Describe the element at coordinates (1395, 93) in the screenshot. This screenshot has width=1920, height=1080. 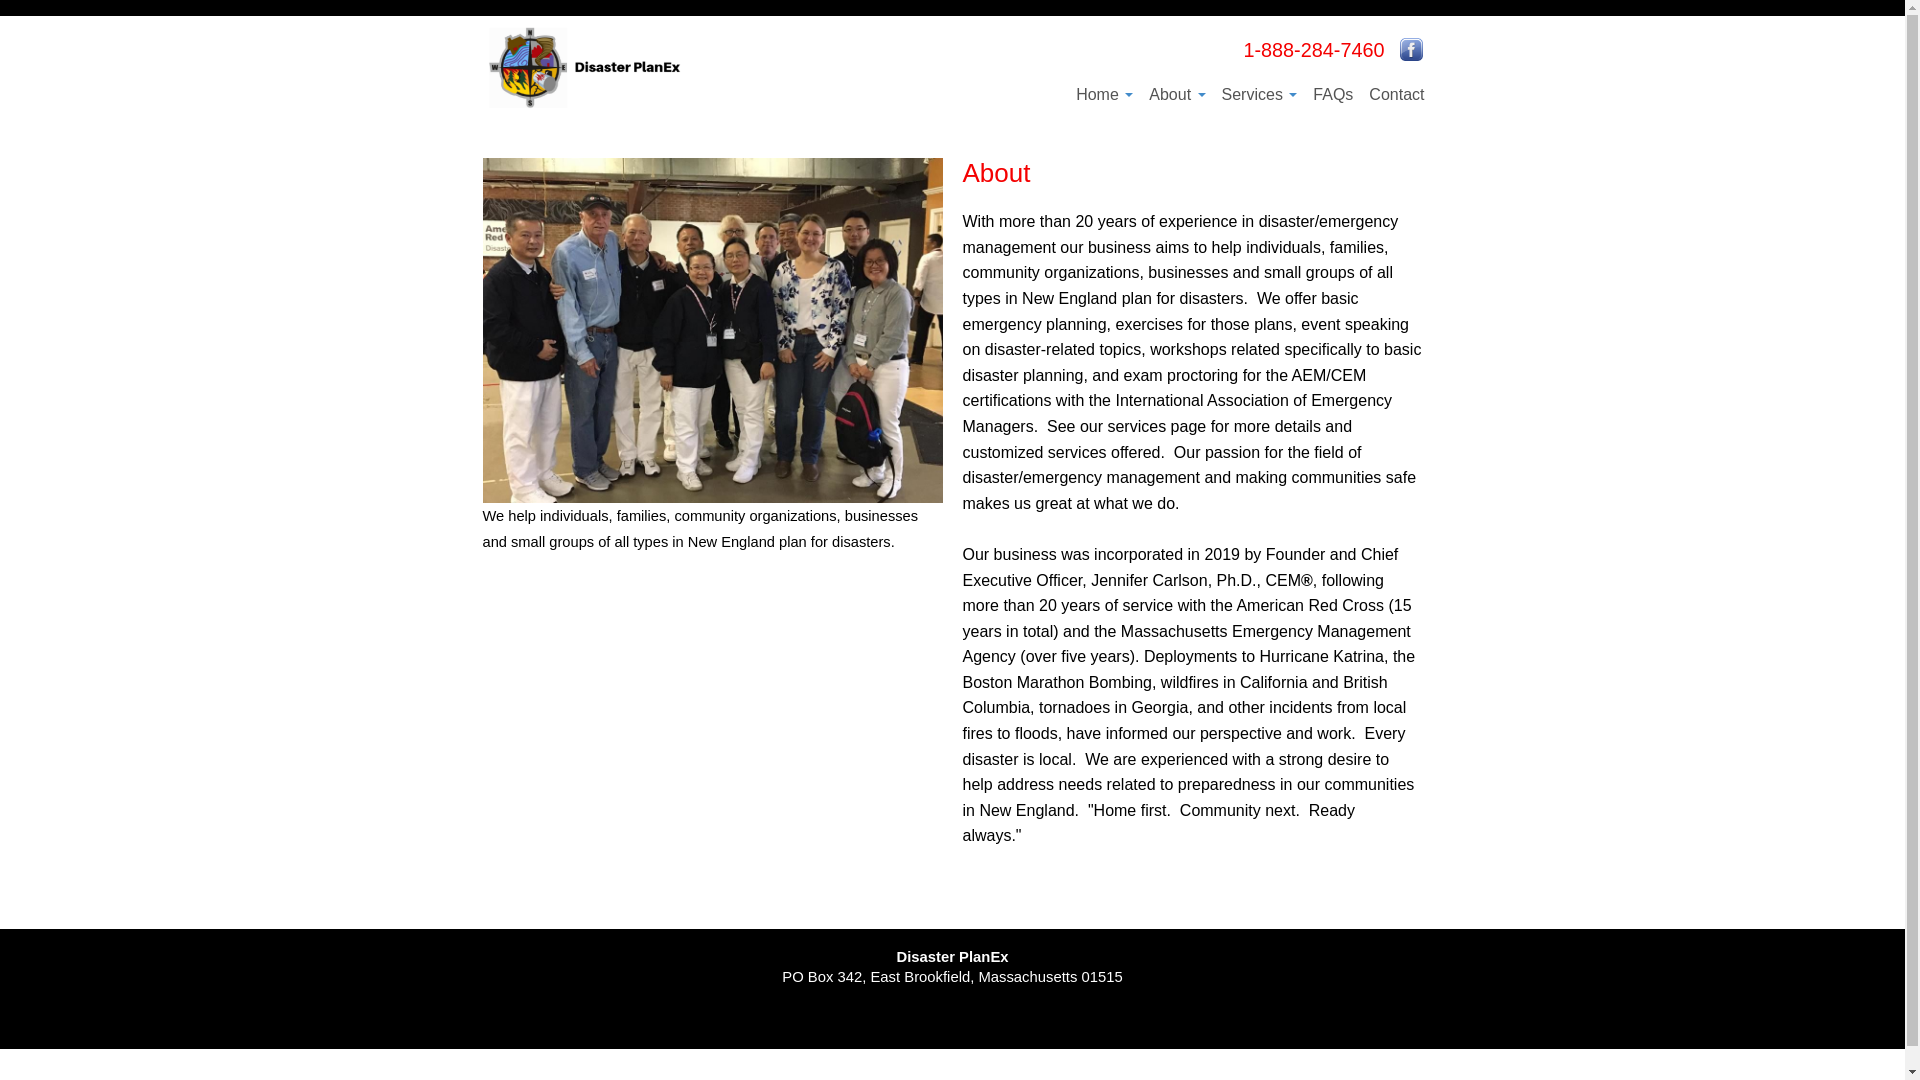
I see `'Contact'` at that location.